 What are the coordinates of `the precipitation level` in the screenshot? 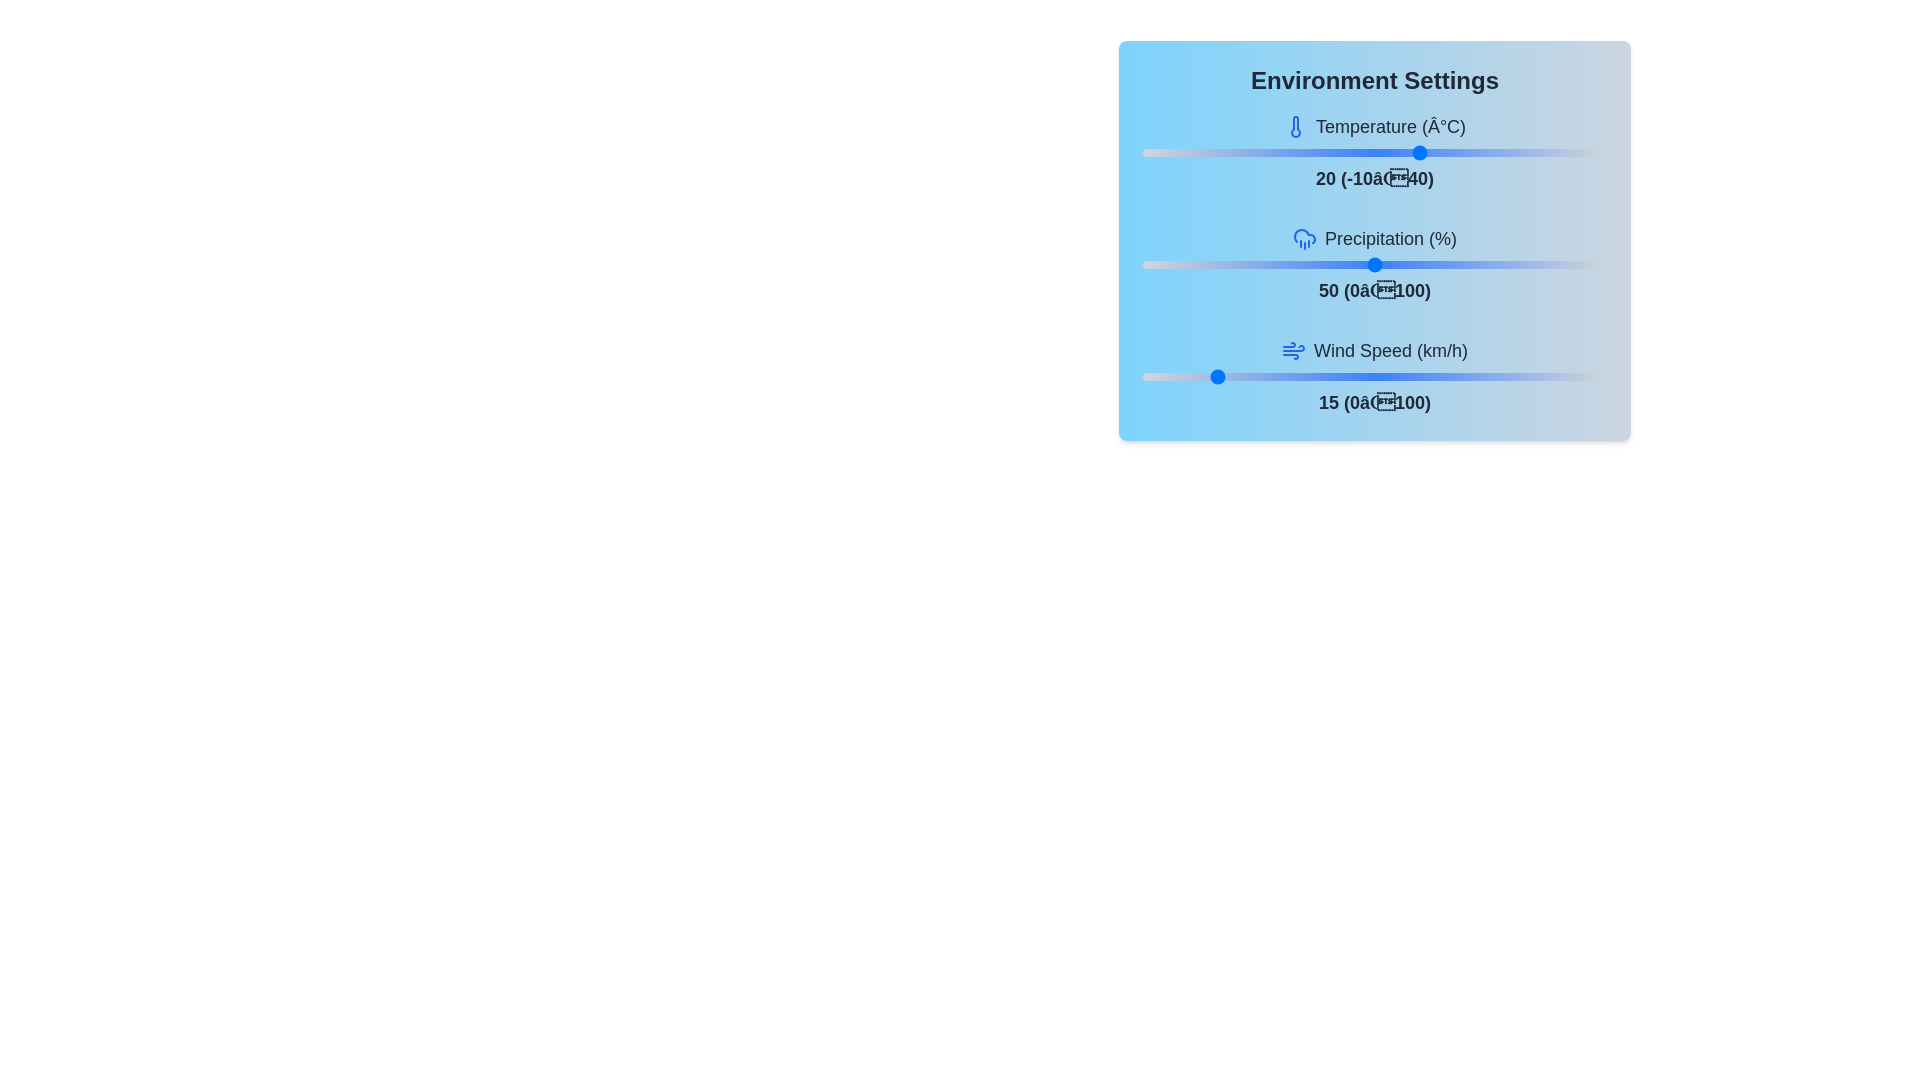 It's located at (1202, 264).